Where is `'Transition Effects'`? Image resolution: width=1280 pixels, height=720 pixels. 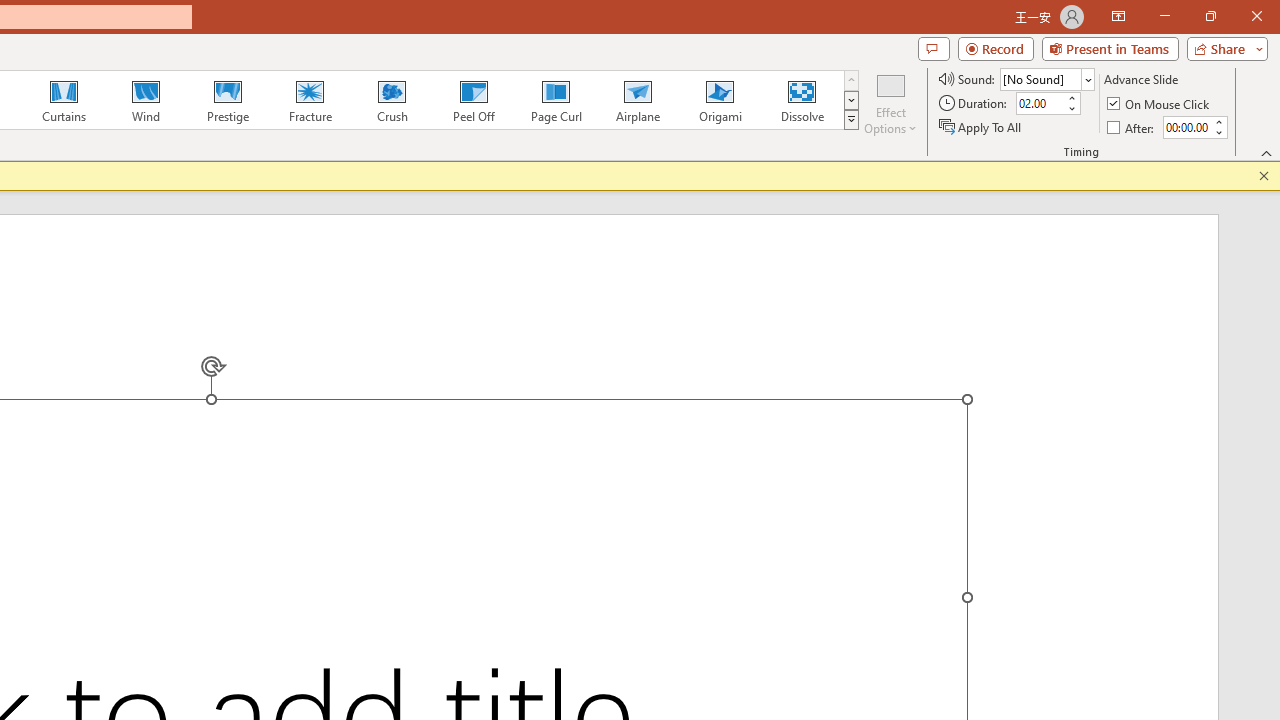 'Transition Effects' is located at coordinates (851, 120).